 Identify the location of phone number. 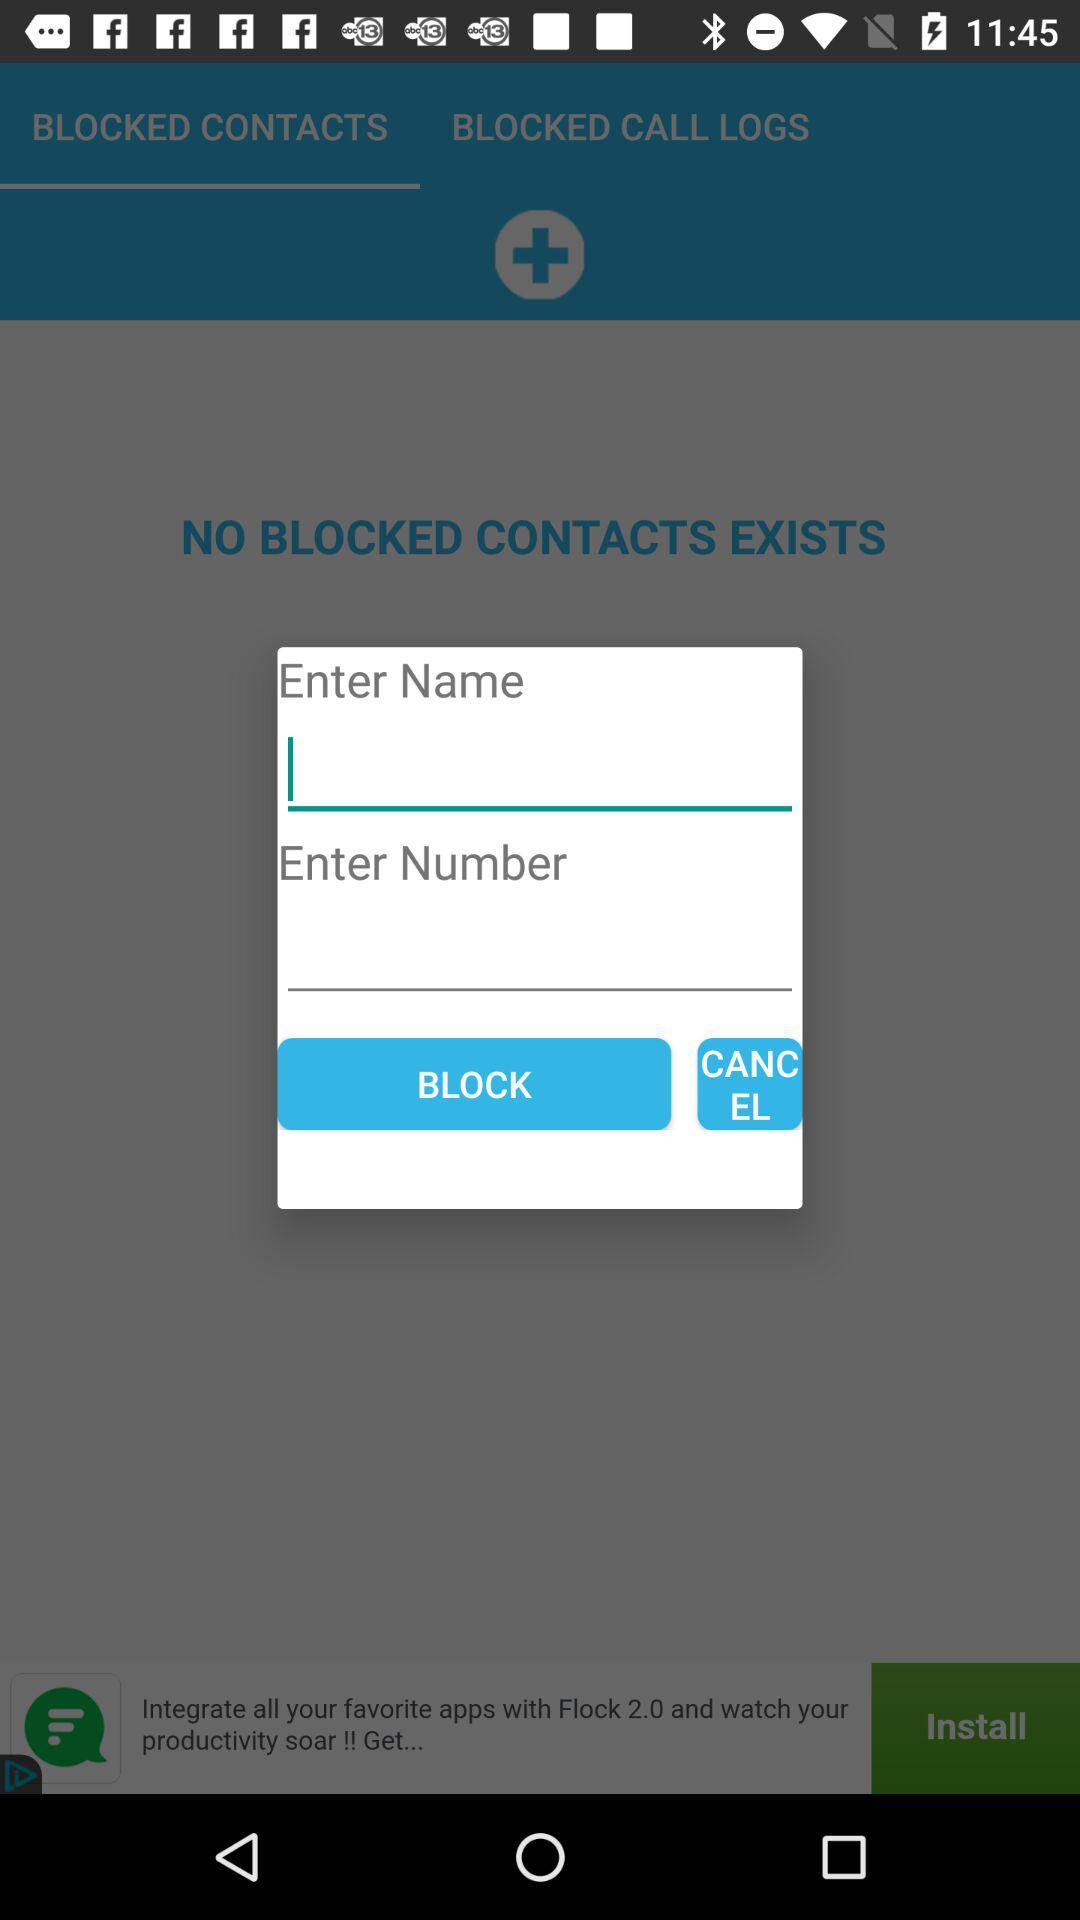
(540, 951).